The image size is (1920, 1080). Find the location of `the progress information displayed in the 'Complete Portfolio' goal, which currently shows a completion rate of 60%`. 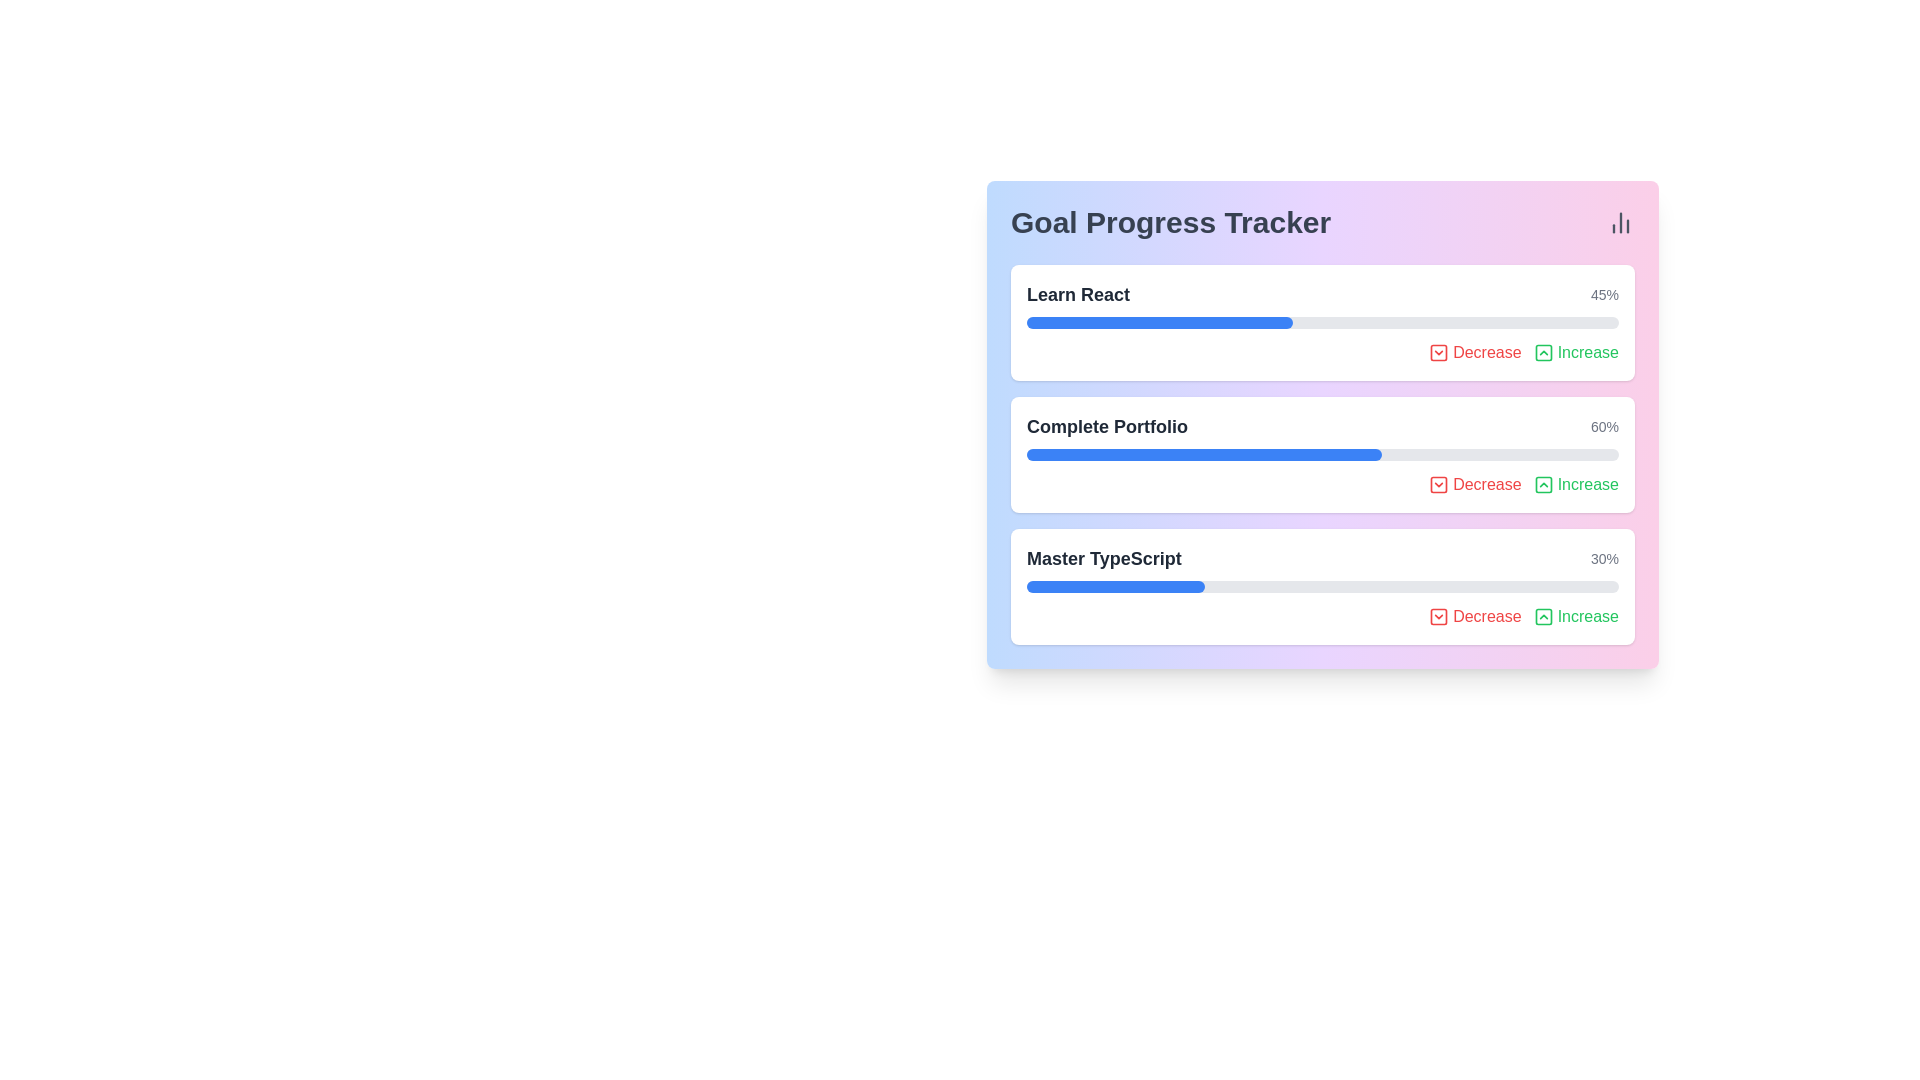

the progress information displayed in the 'Complete Portfolio' goal, which currently shows a completion rate of 60% is located at coordinates (1323, 426).